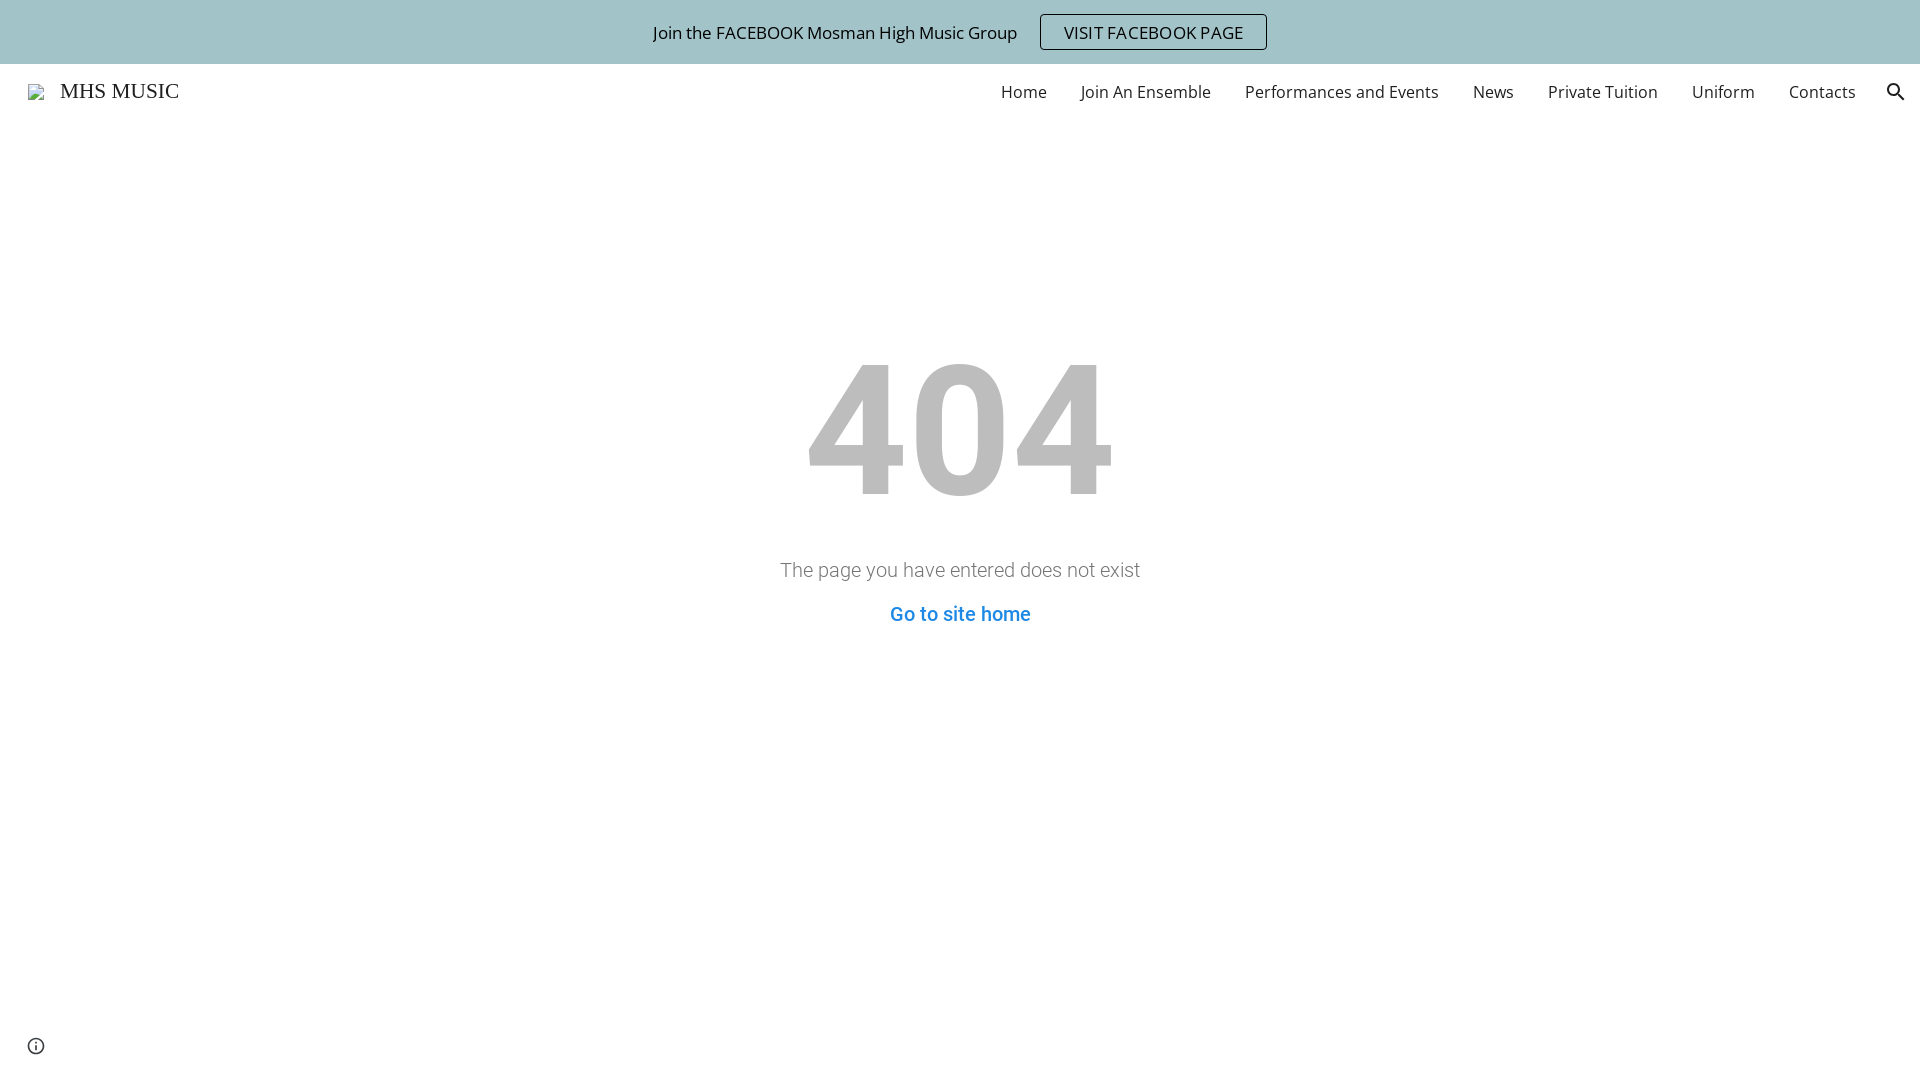 Image resolution: width=1920 pixels, height=1080 pixels. What do you see at coordinates (1146, 92) in the screenshot?
I see `'Join An Ensemble'` at bounding box center [1146, 92].